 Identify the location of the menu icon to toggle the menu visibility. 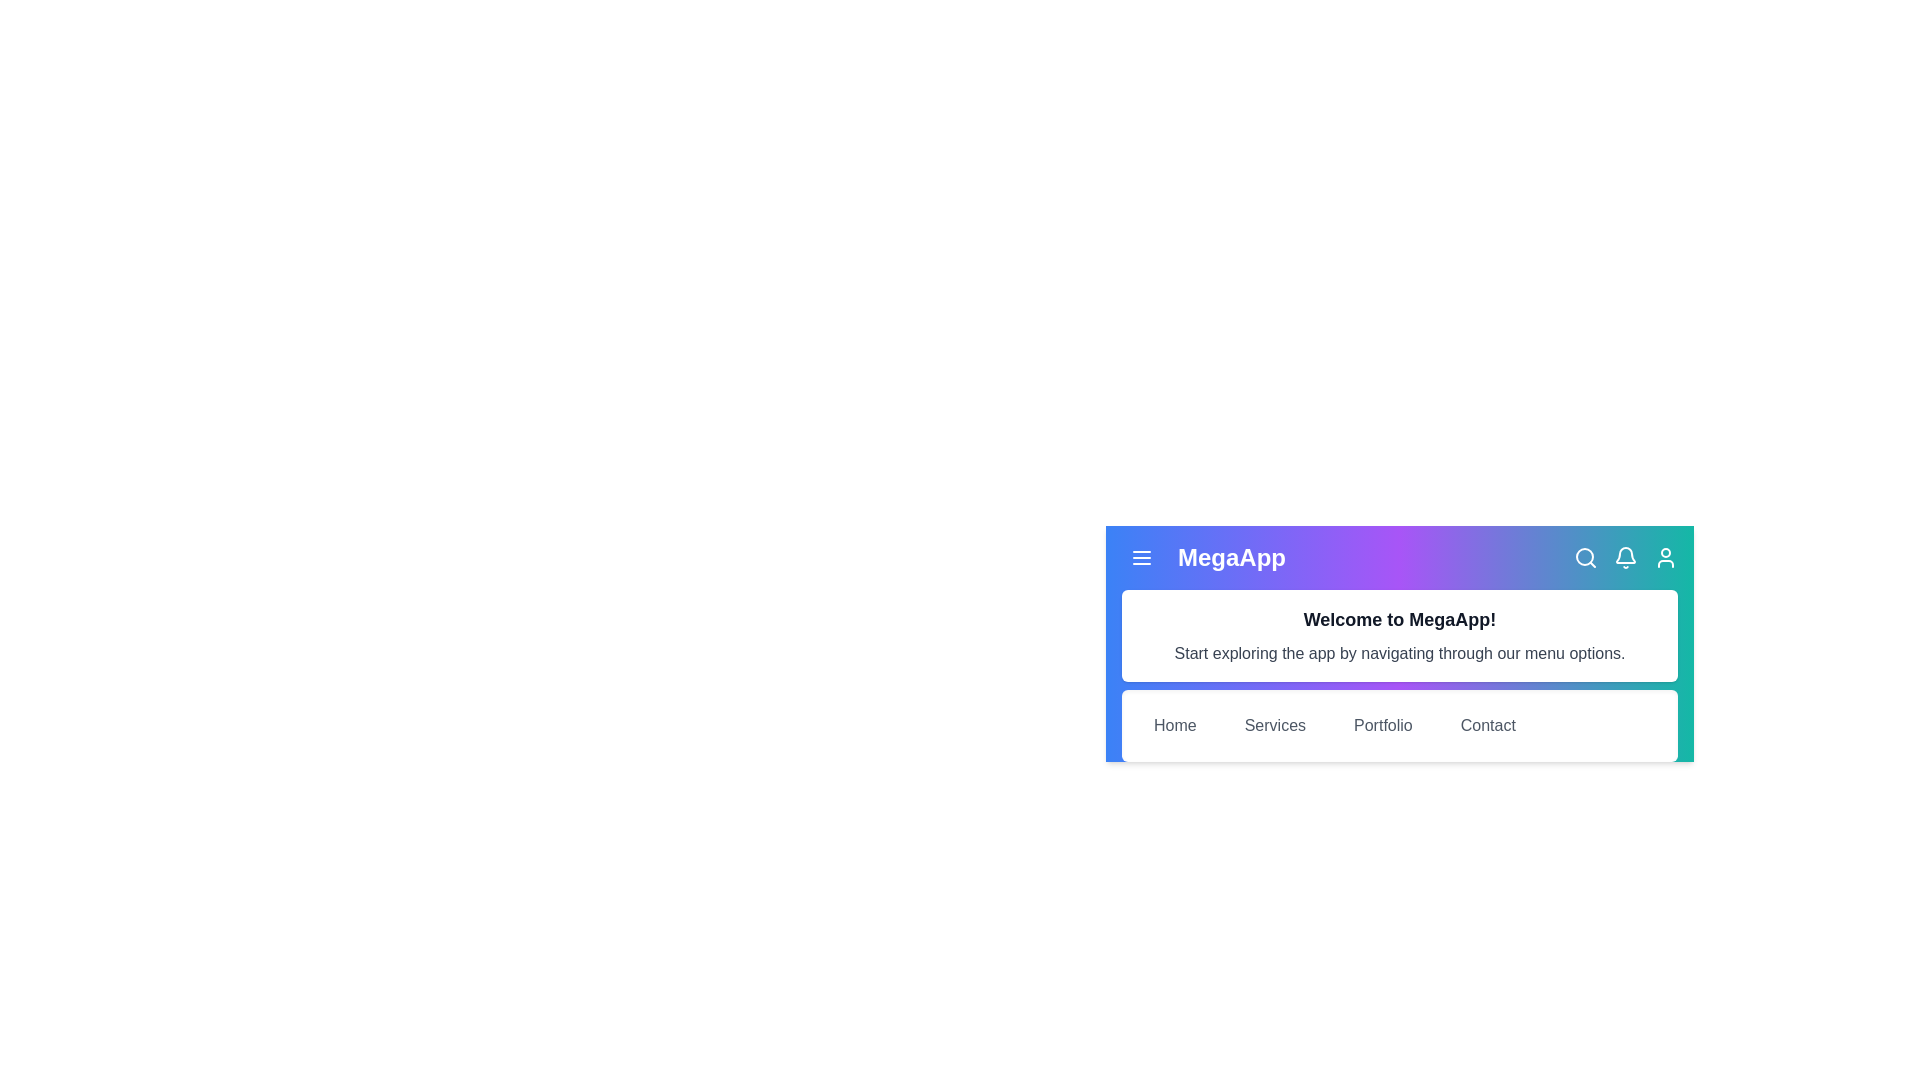
(1142, 558).